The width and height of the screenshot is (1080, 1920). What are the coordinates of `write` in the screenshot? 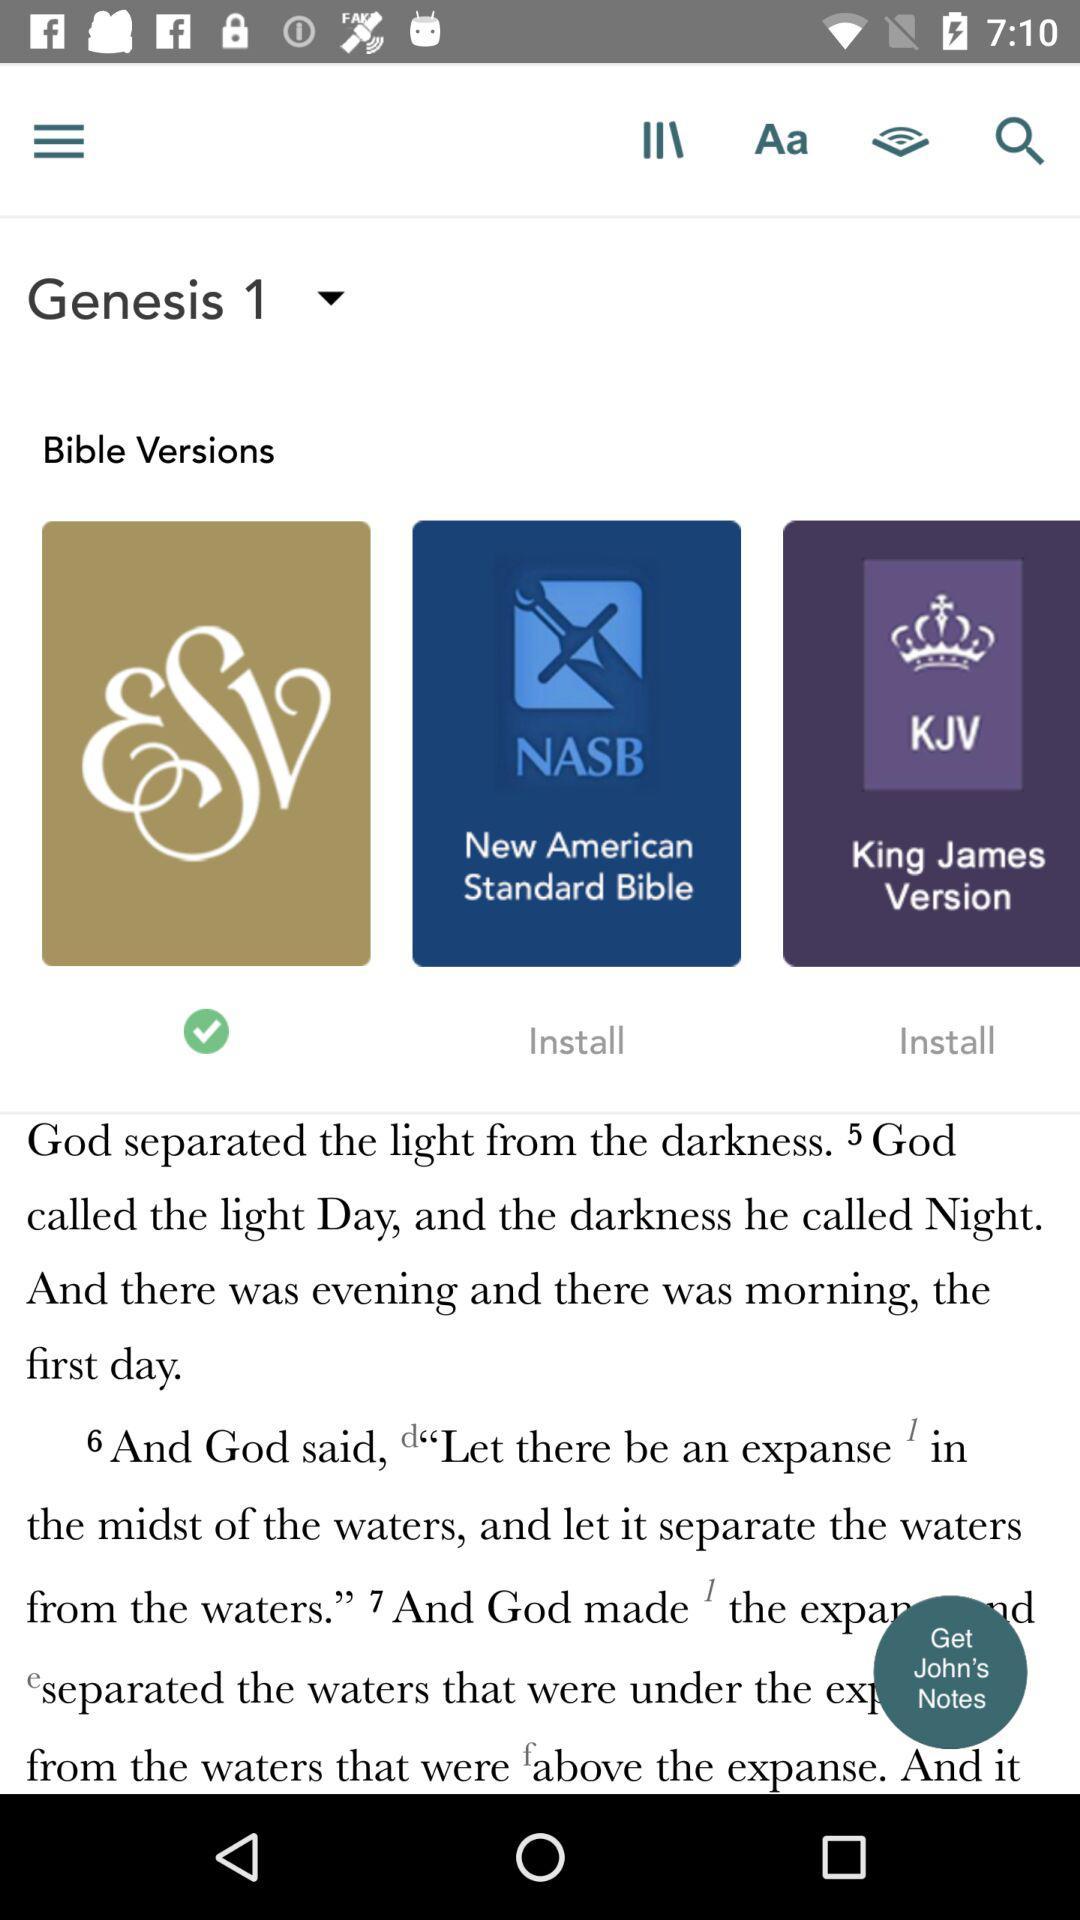 It's located at (780, 139).